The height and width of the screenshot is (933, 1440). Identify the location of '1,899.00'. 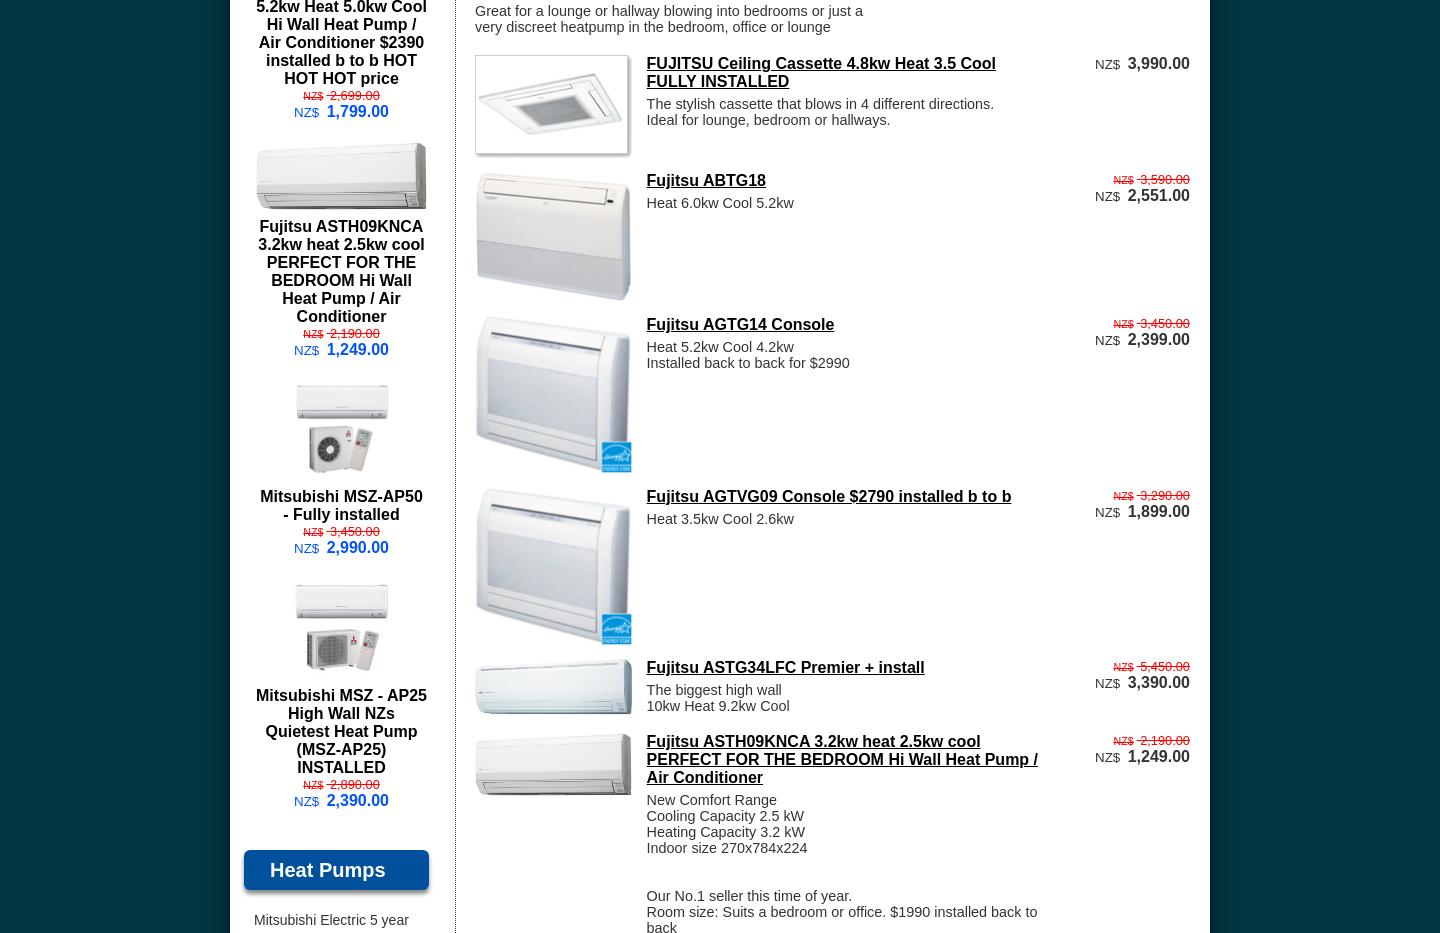
(1158, 510).